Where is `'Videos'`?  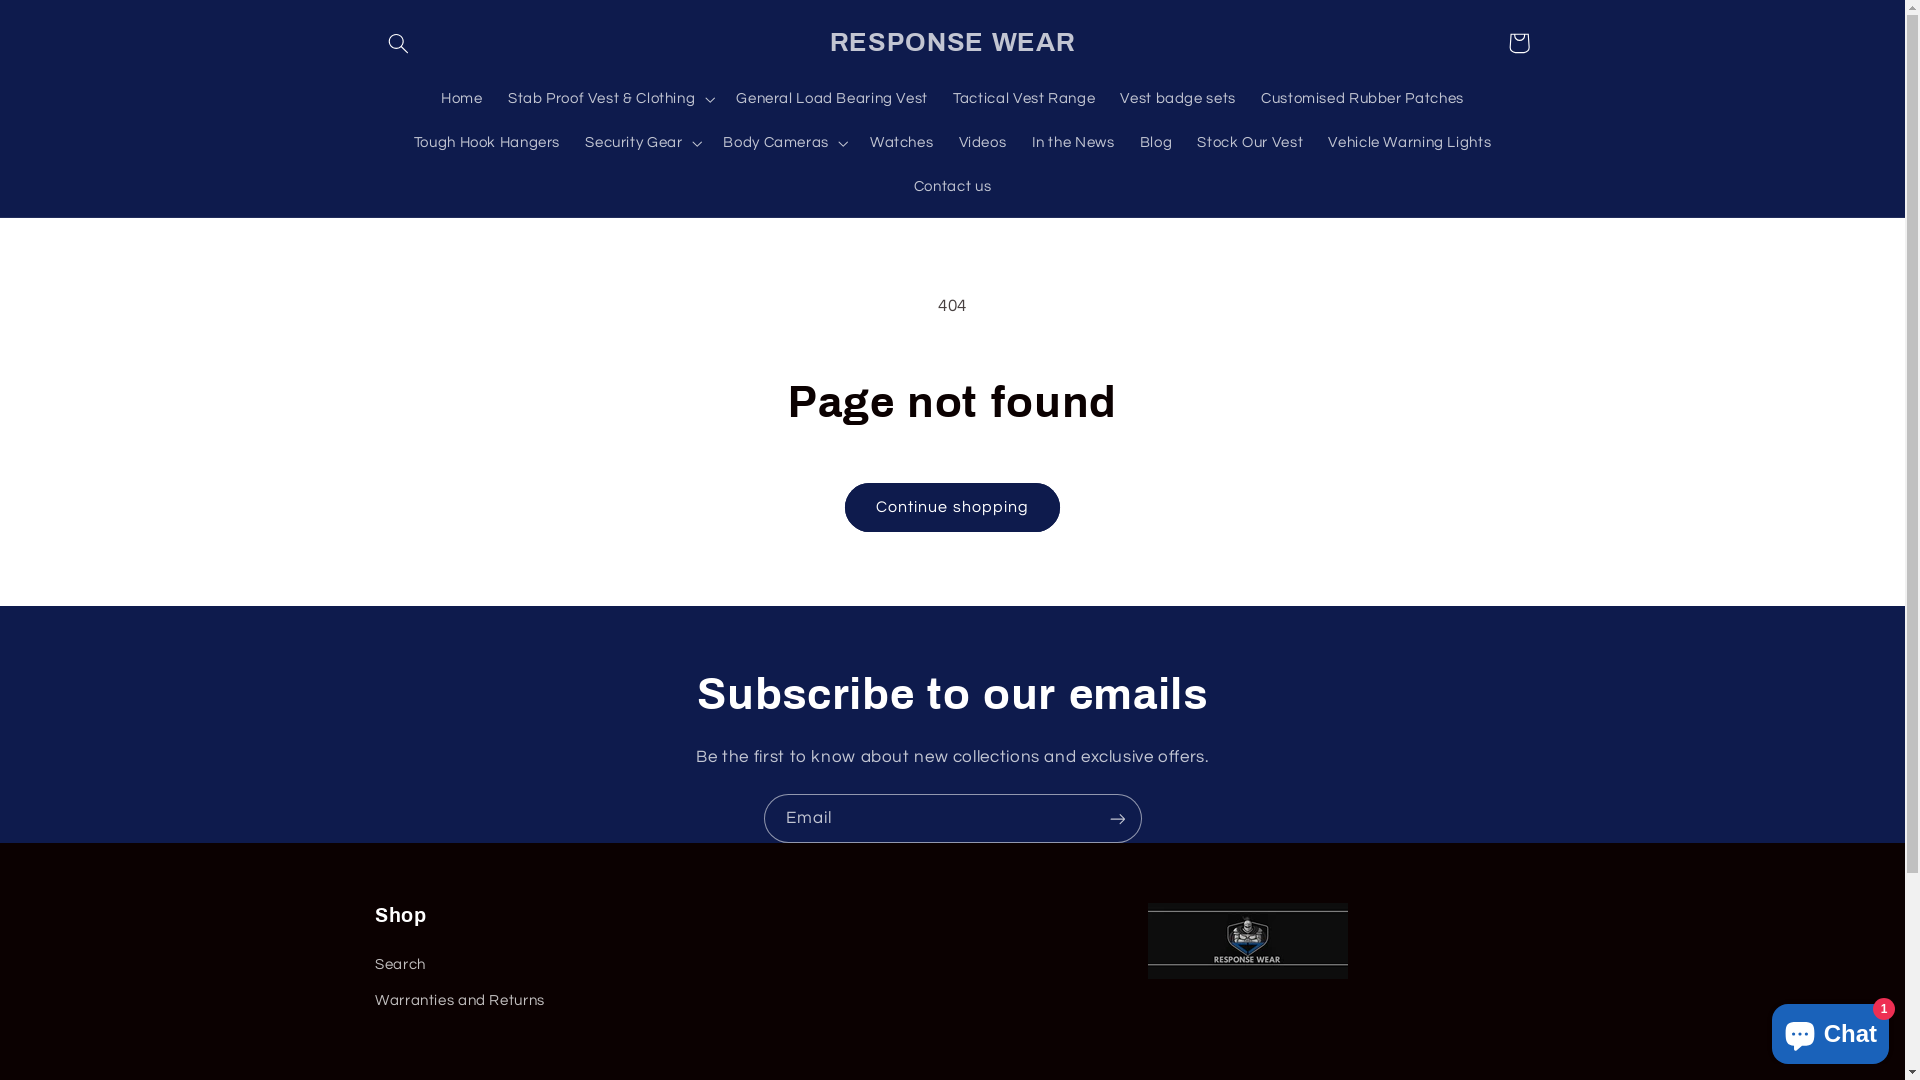 'Videos' is located at coordinates (982, 141).